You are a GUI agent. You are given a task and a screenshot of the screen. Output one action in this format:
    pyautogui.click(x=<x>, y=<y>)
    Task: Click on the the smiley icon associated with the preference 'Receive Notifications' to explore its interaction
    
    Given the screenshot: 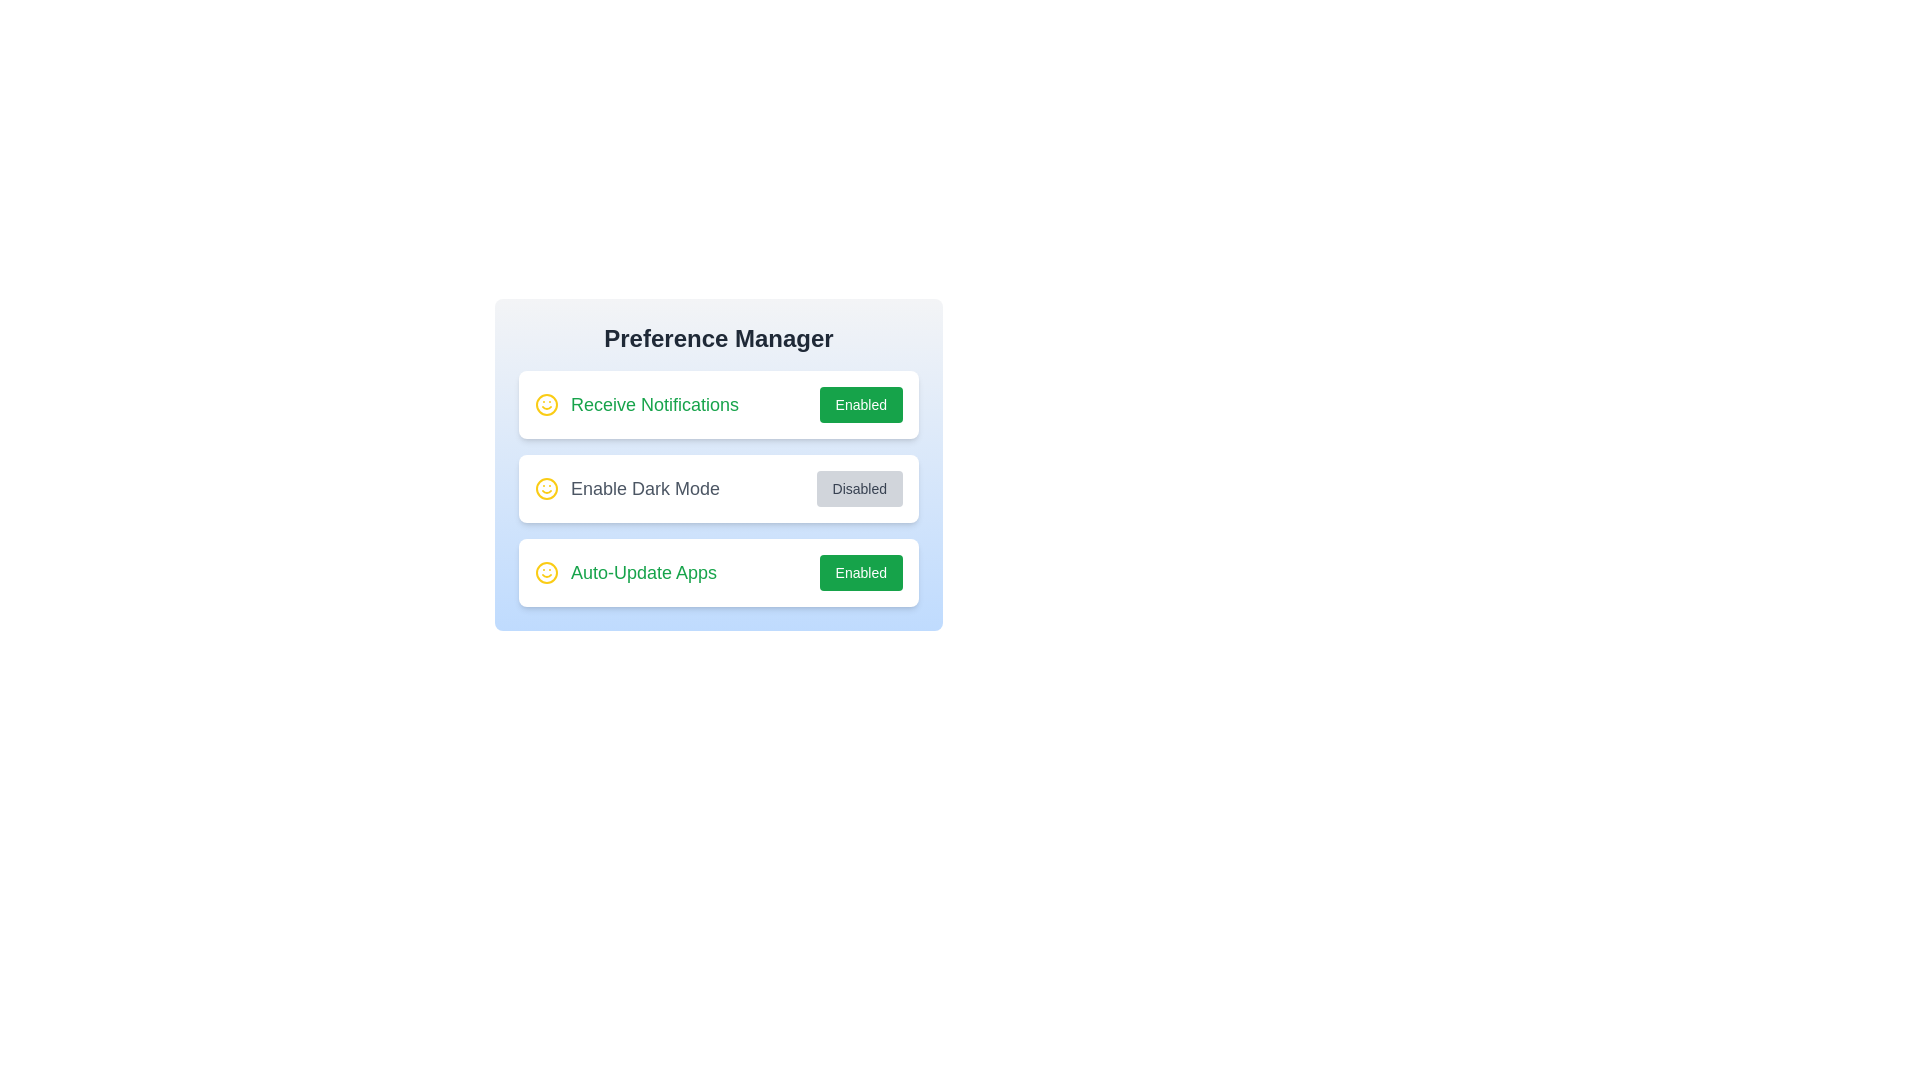 What is the action you would take?
    pyautogui.click(x=547, y=405)
    